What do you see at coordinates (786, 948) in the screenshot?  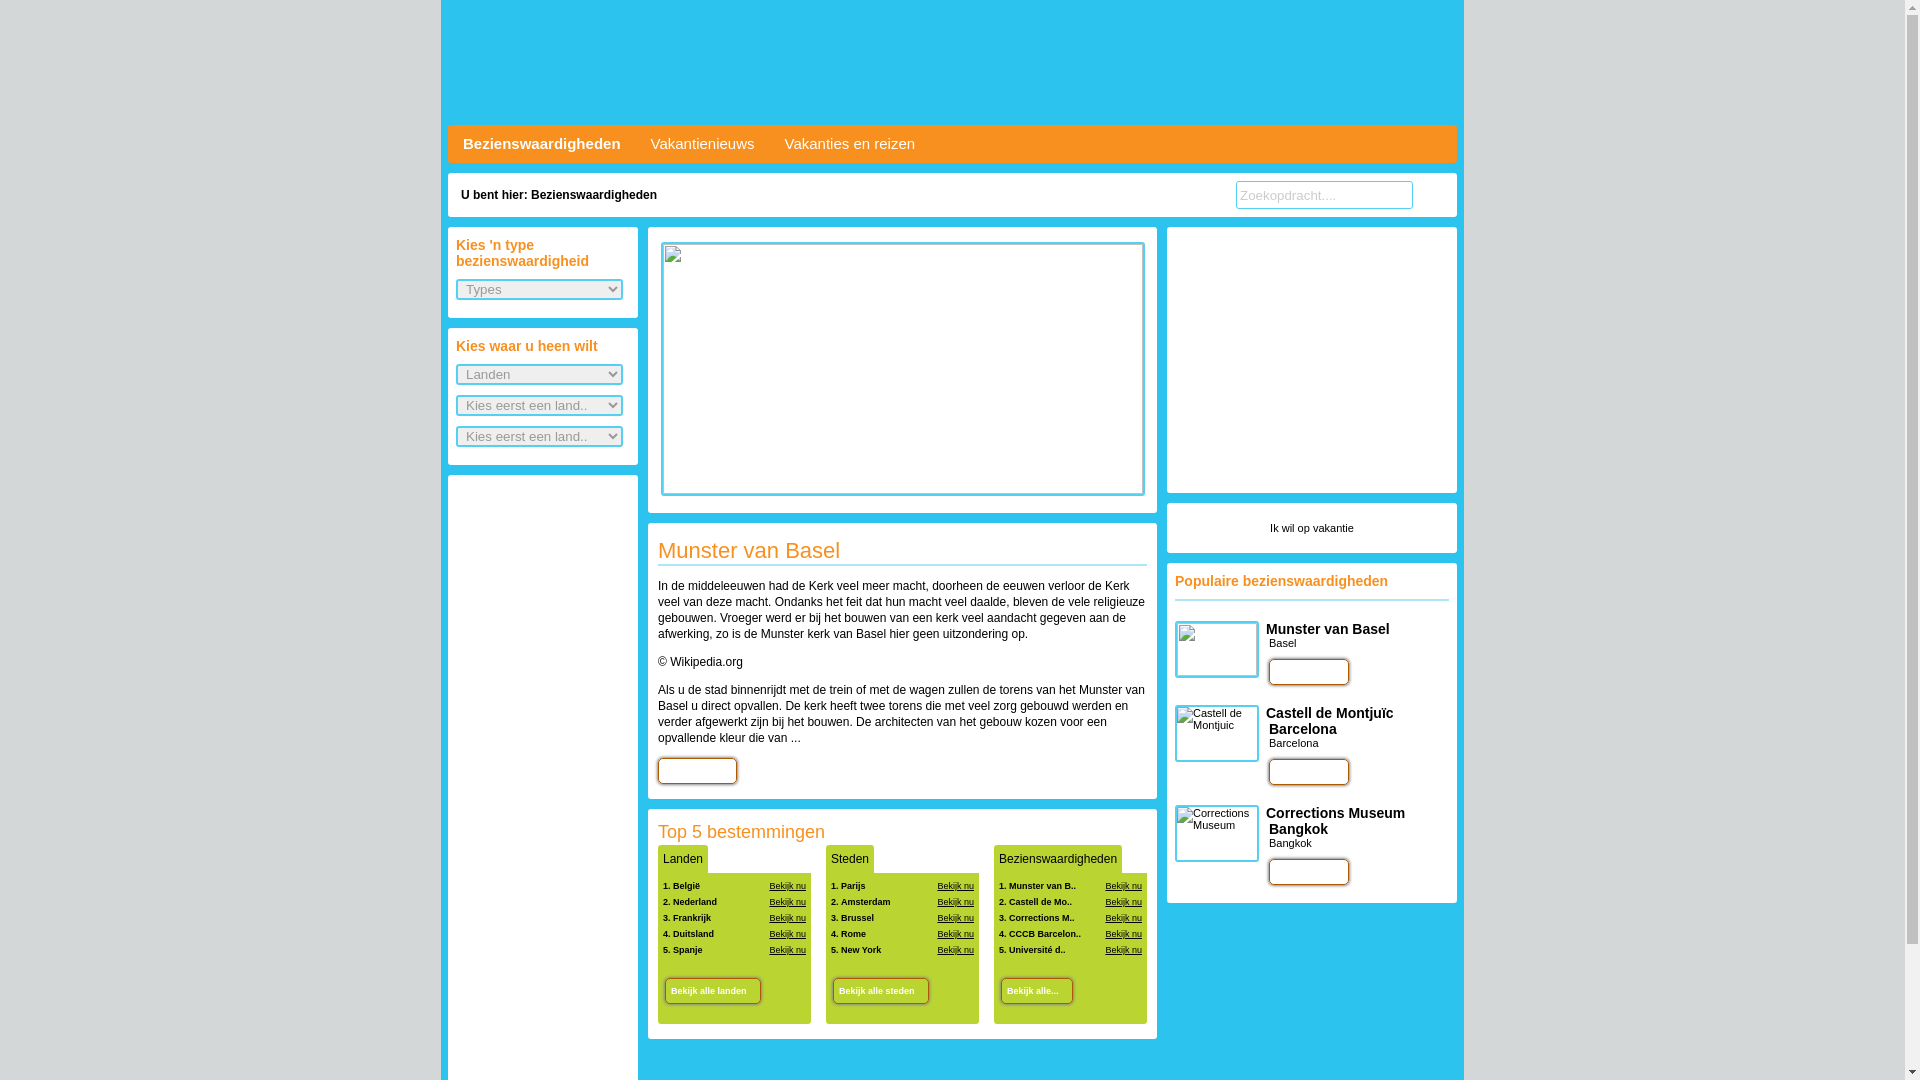 I see `'Bekijk nu'` at bounding box center [786, 948].